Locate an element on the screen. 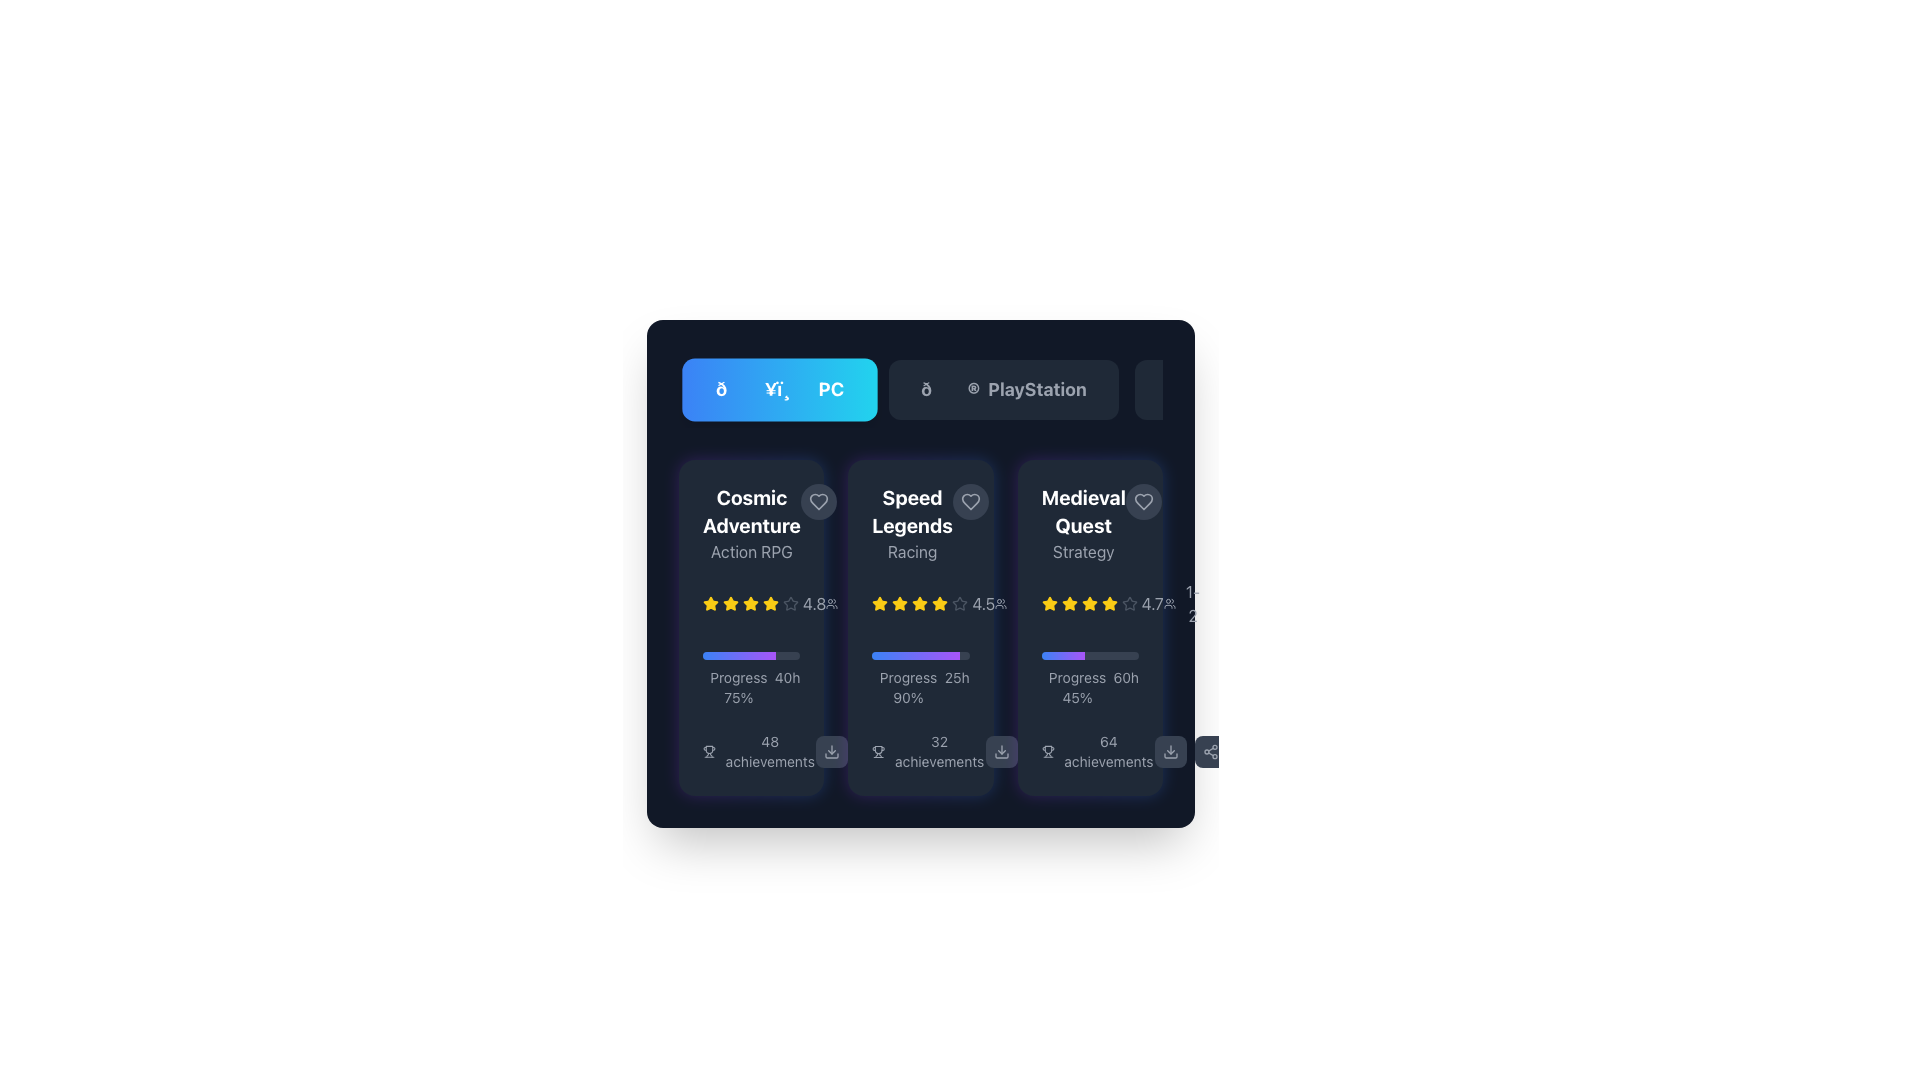  the first yellow star icon used for rating display in the 'Cosmic Adventure' game card, which is prominently located on the left side of the card layout is located at coordinates (710, 603).